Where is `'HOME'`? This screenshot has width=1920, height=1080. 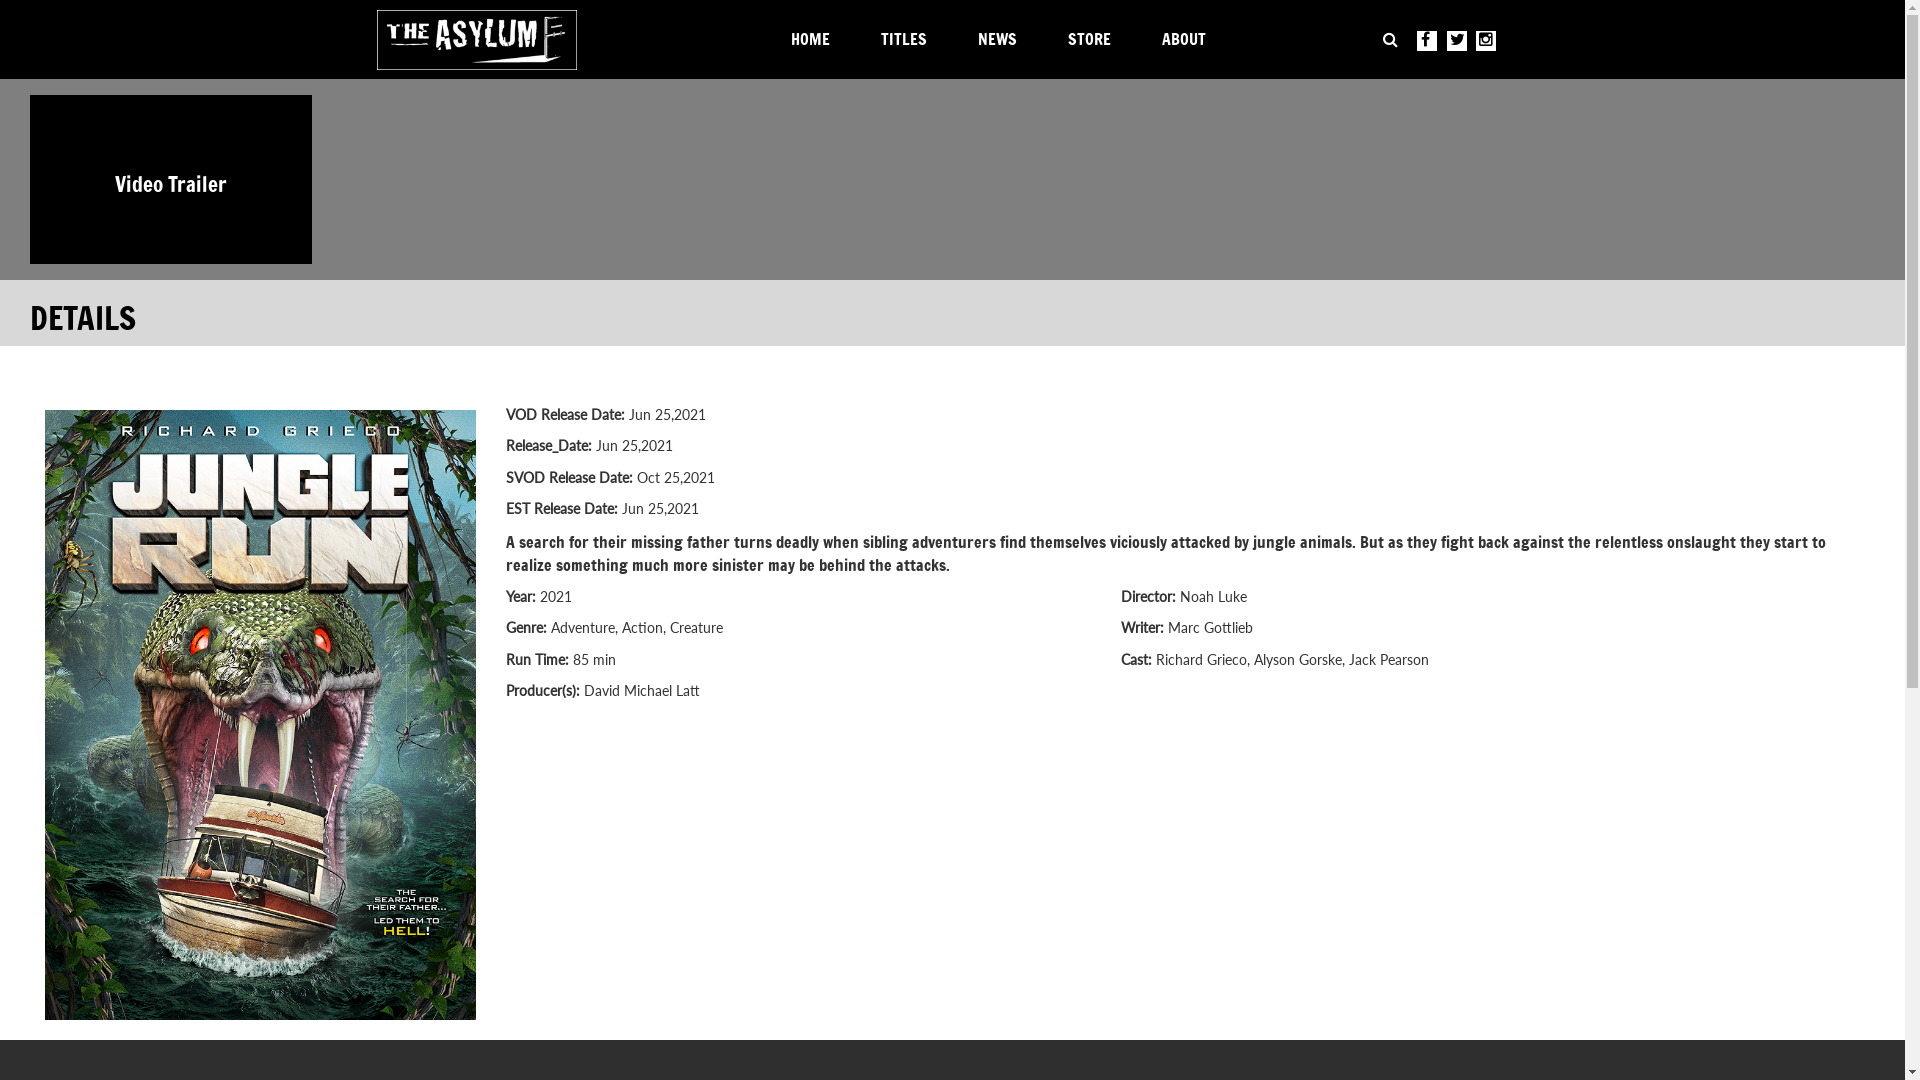
'HOME' is located at coordinates (816, 42).